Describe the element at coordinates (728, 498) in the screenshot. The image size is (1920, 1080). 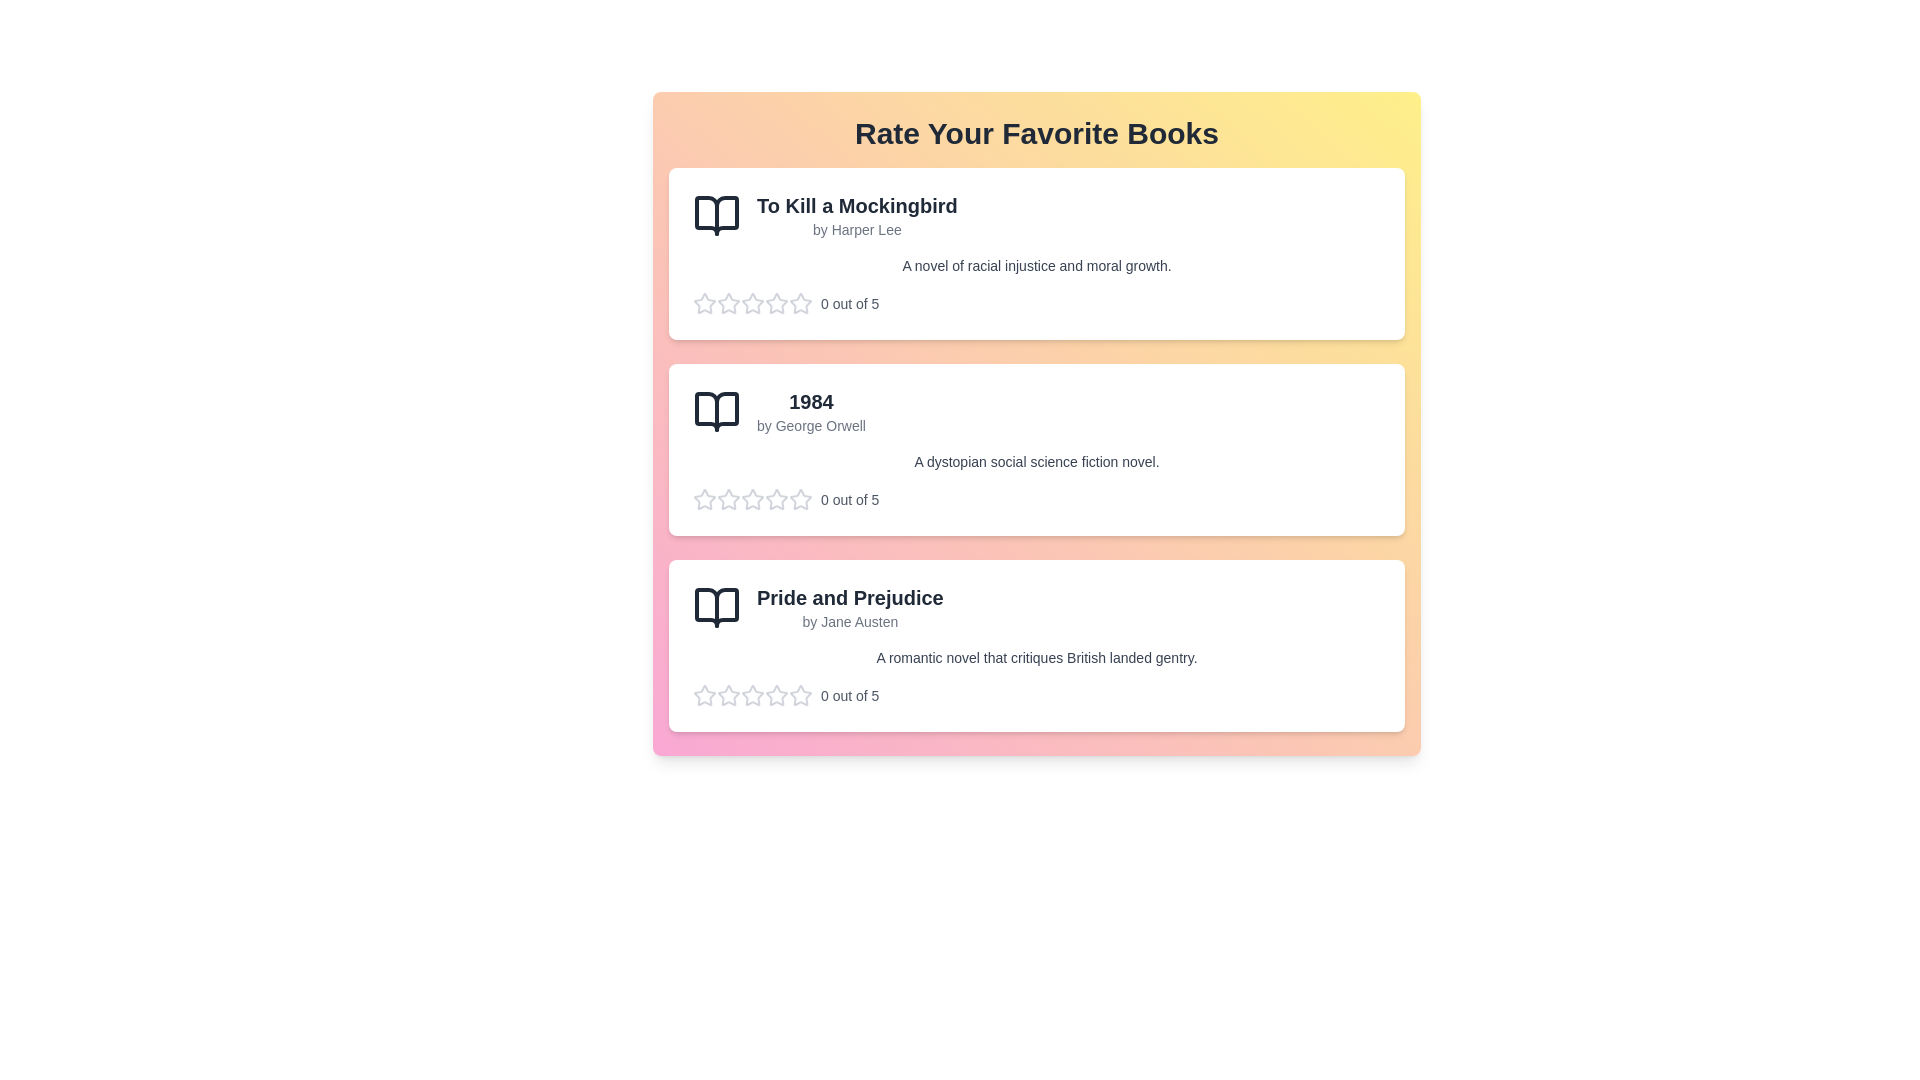
I see `the first star icon in the rating section of the book '1984'` at that location.